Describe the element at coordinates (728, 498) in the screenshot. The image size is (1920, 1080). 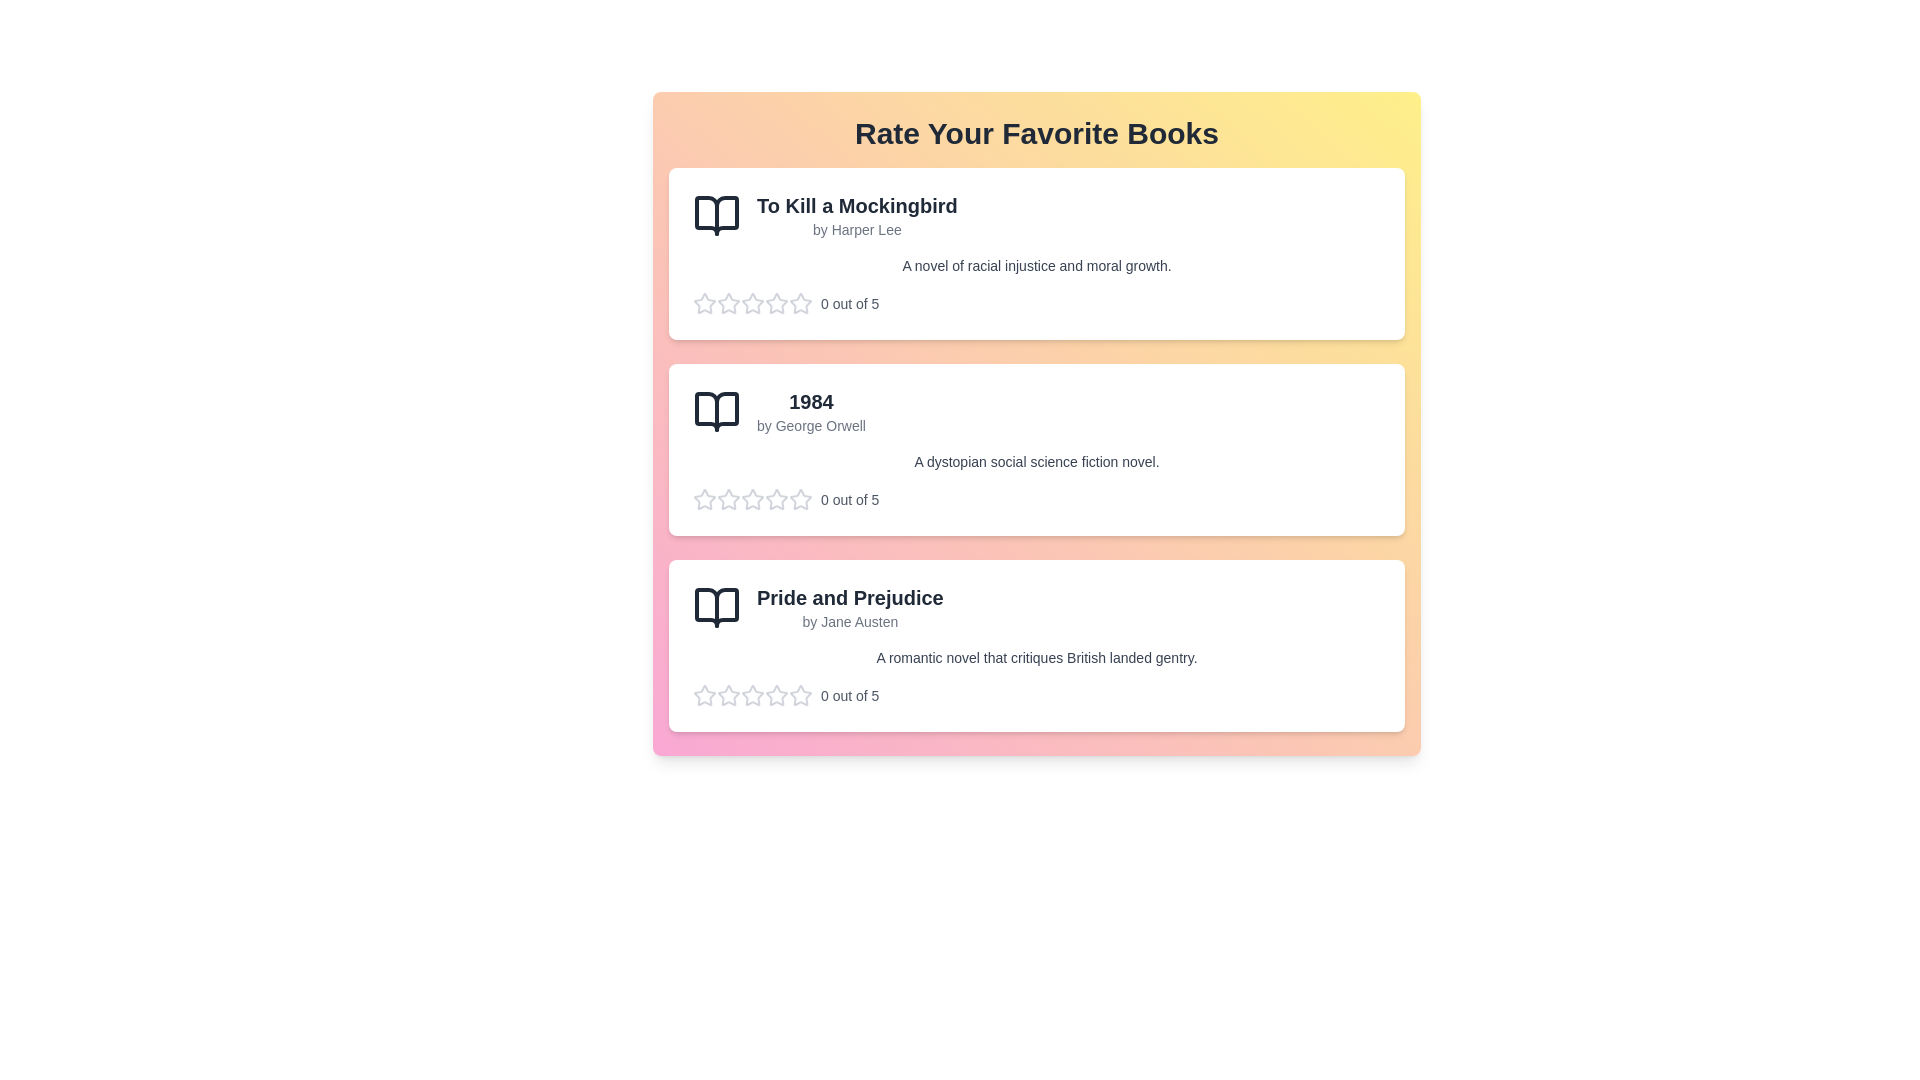
I see `the first star icon in the rating section of the book '1984'` at that location.